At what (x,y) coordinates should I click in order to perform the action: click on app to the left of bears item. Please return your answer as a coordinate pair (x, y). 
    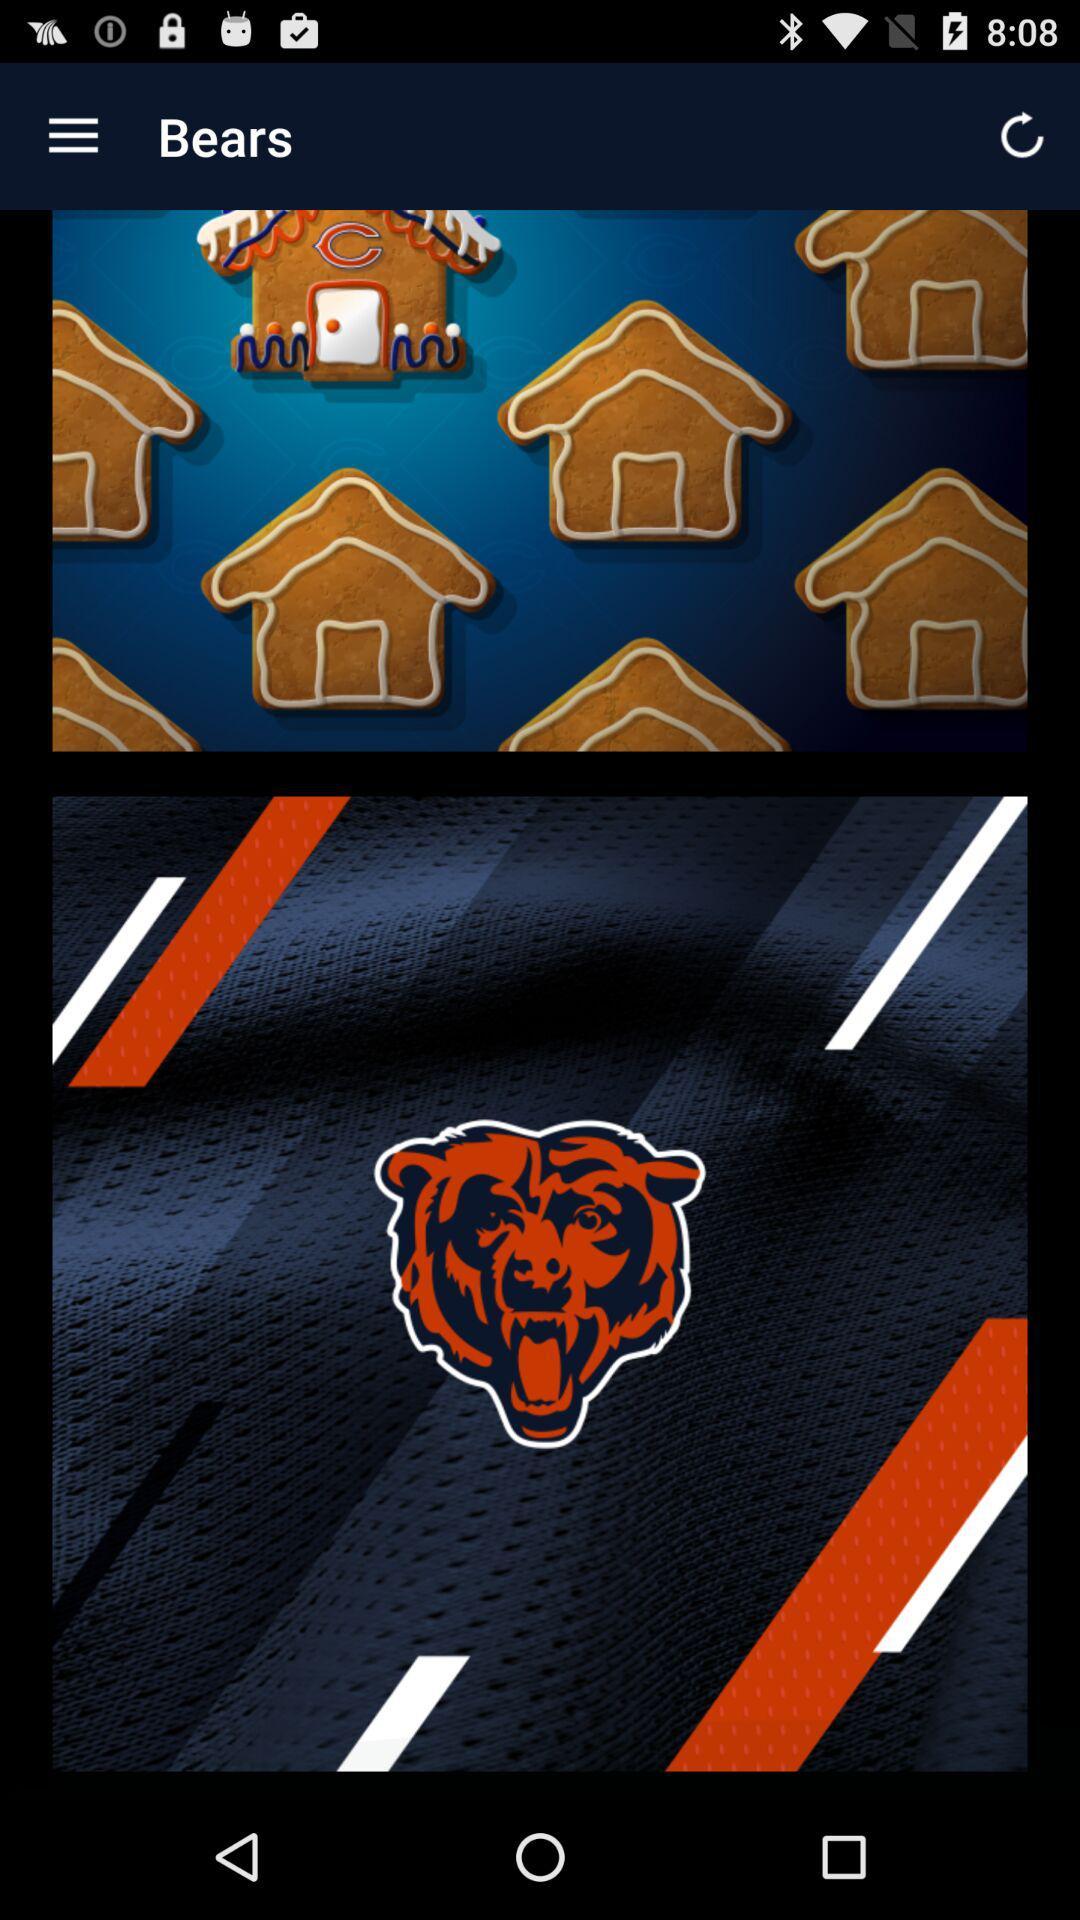
    Looking at the image, I should click on (72, 135).